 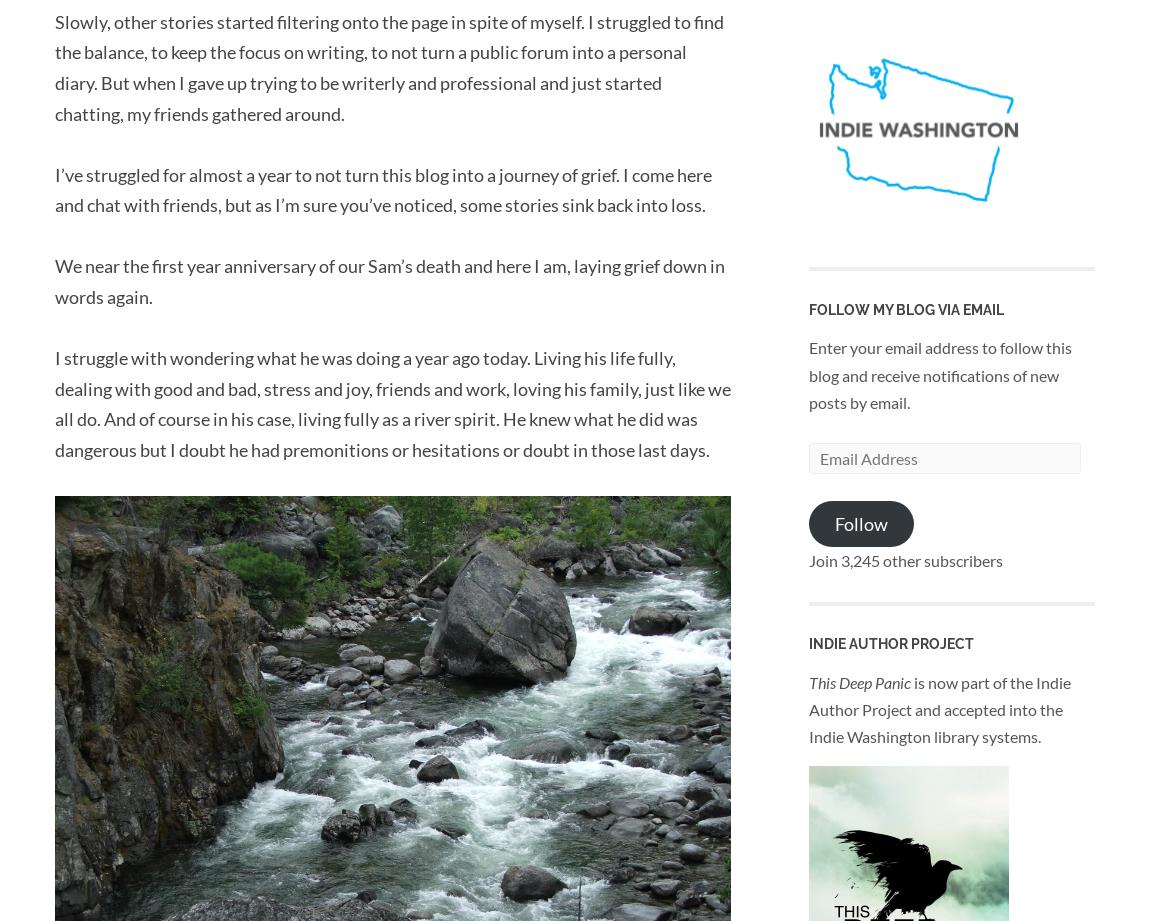 What do you see at coordinates (891, 643) in the screenshot?
I see `'Indie Author Project'` at bounding box center [891, 643].